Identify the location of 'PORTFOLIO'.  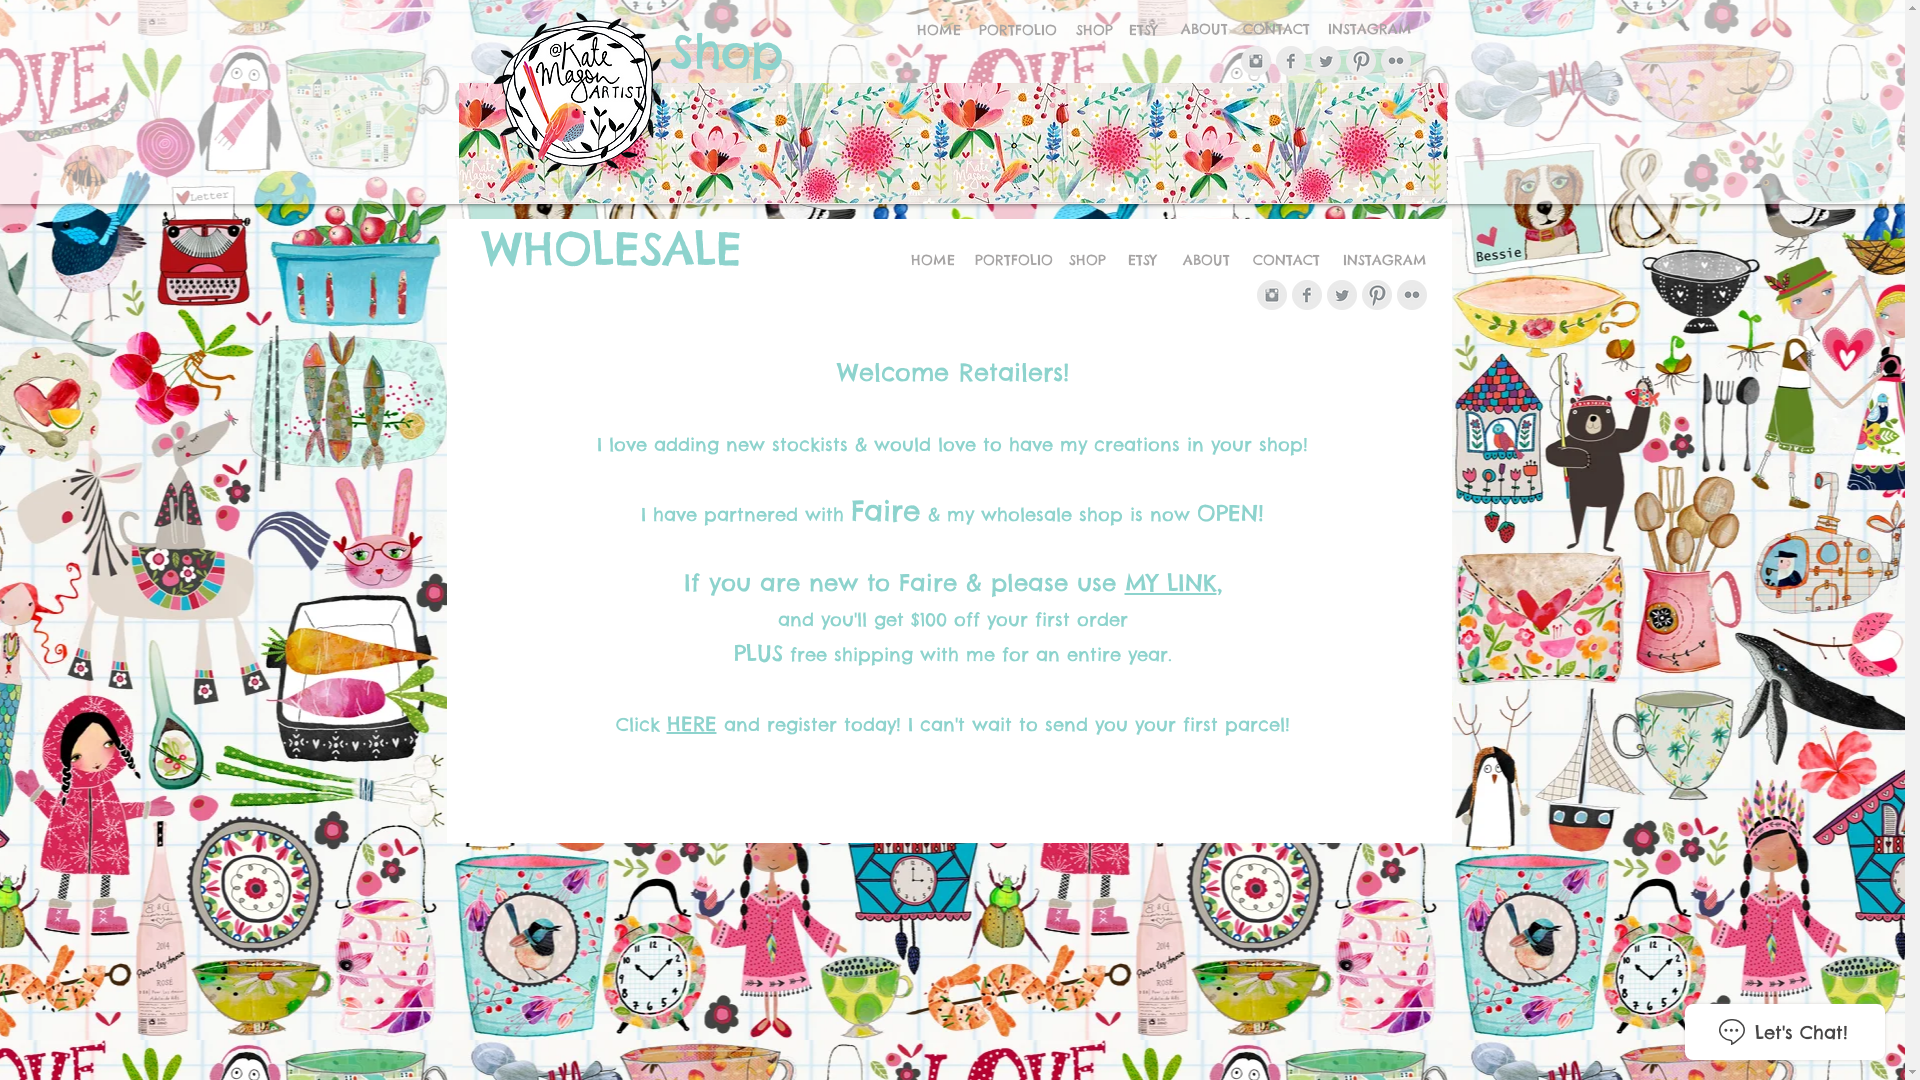
(1017, 30).